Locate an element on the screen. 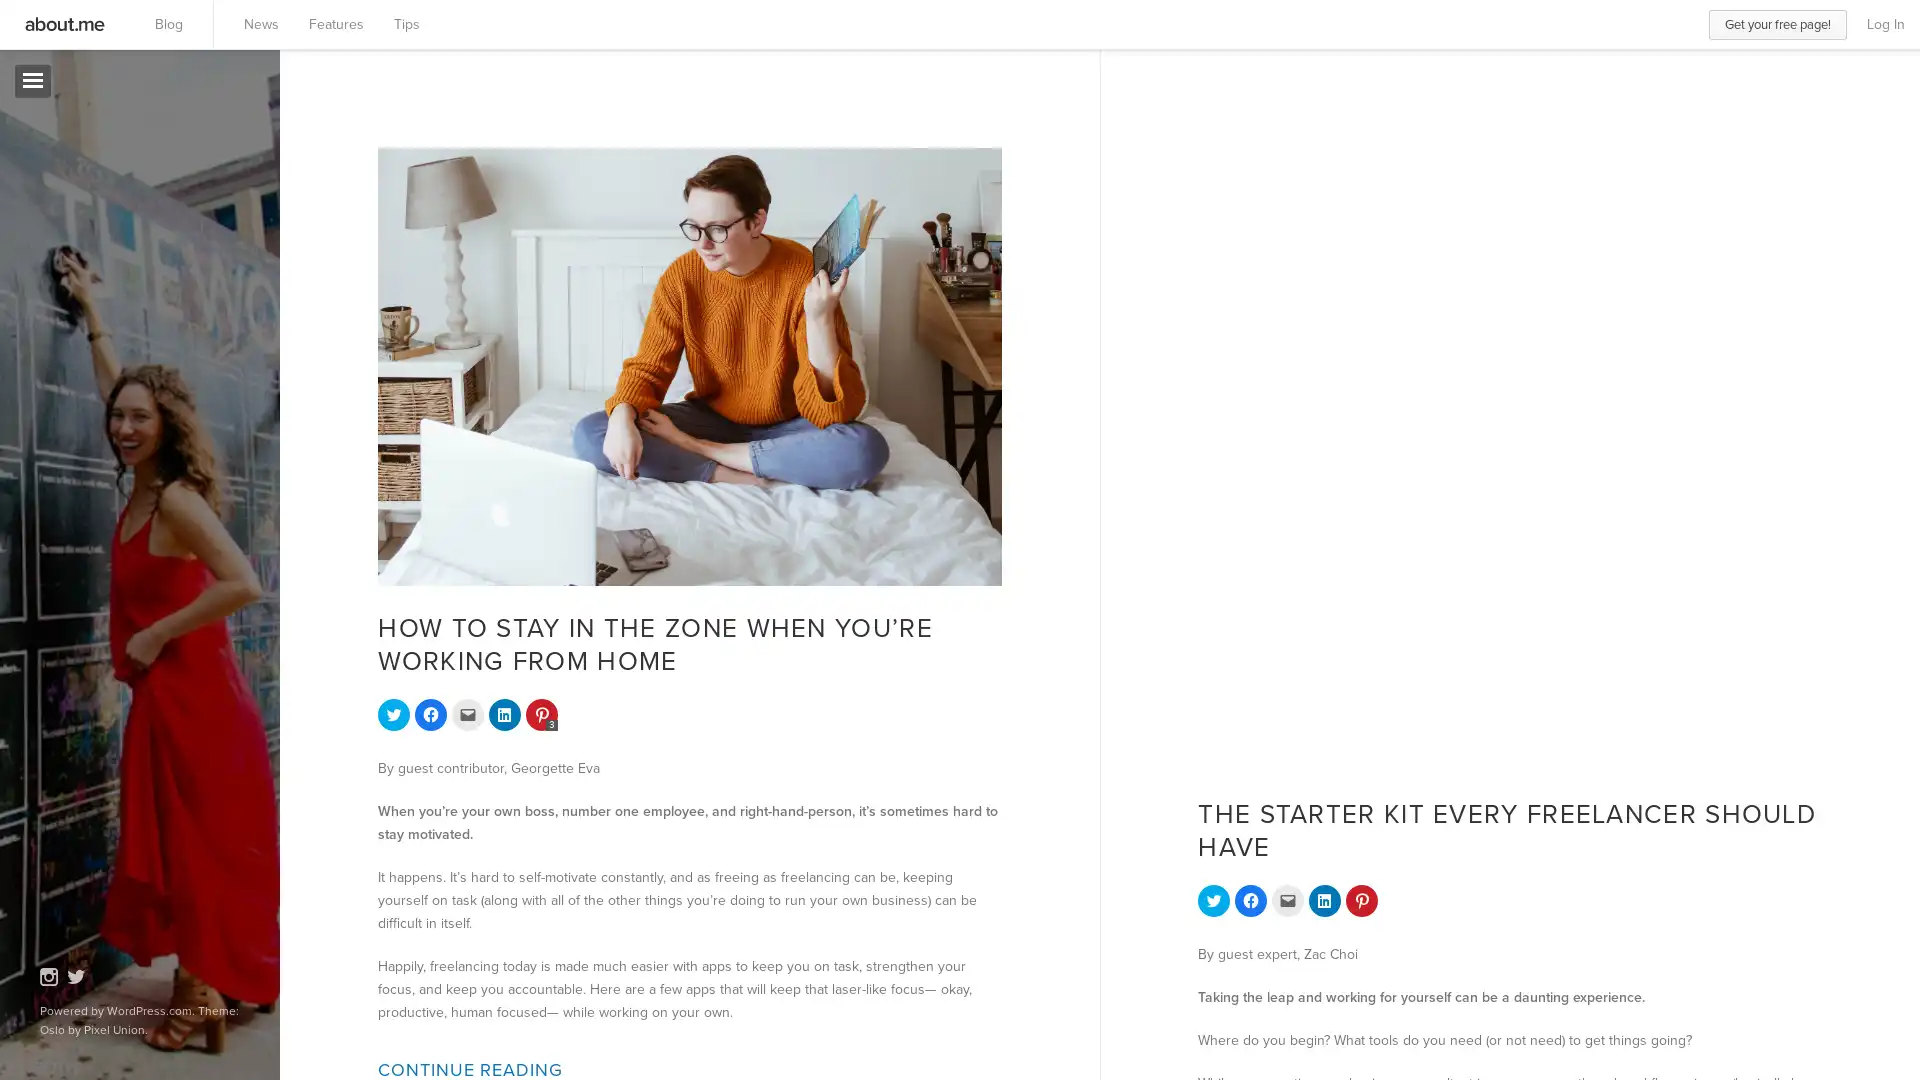  Subscribe is located at coordinates (80, 493).